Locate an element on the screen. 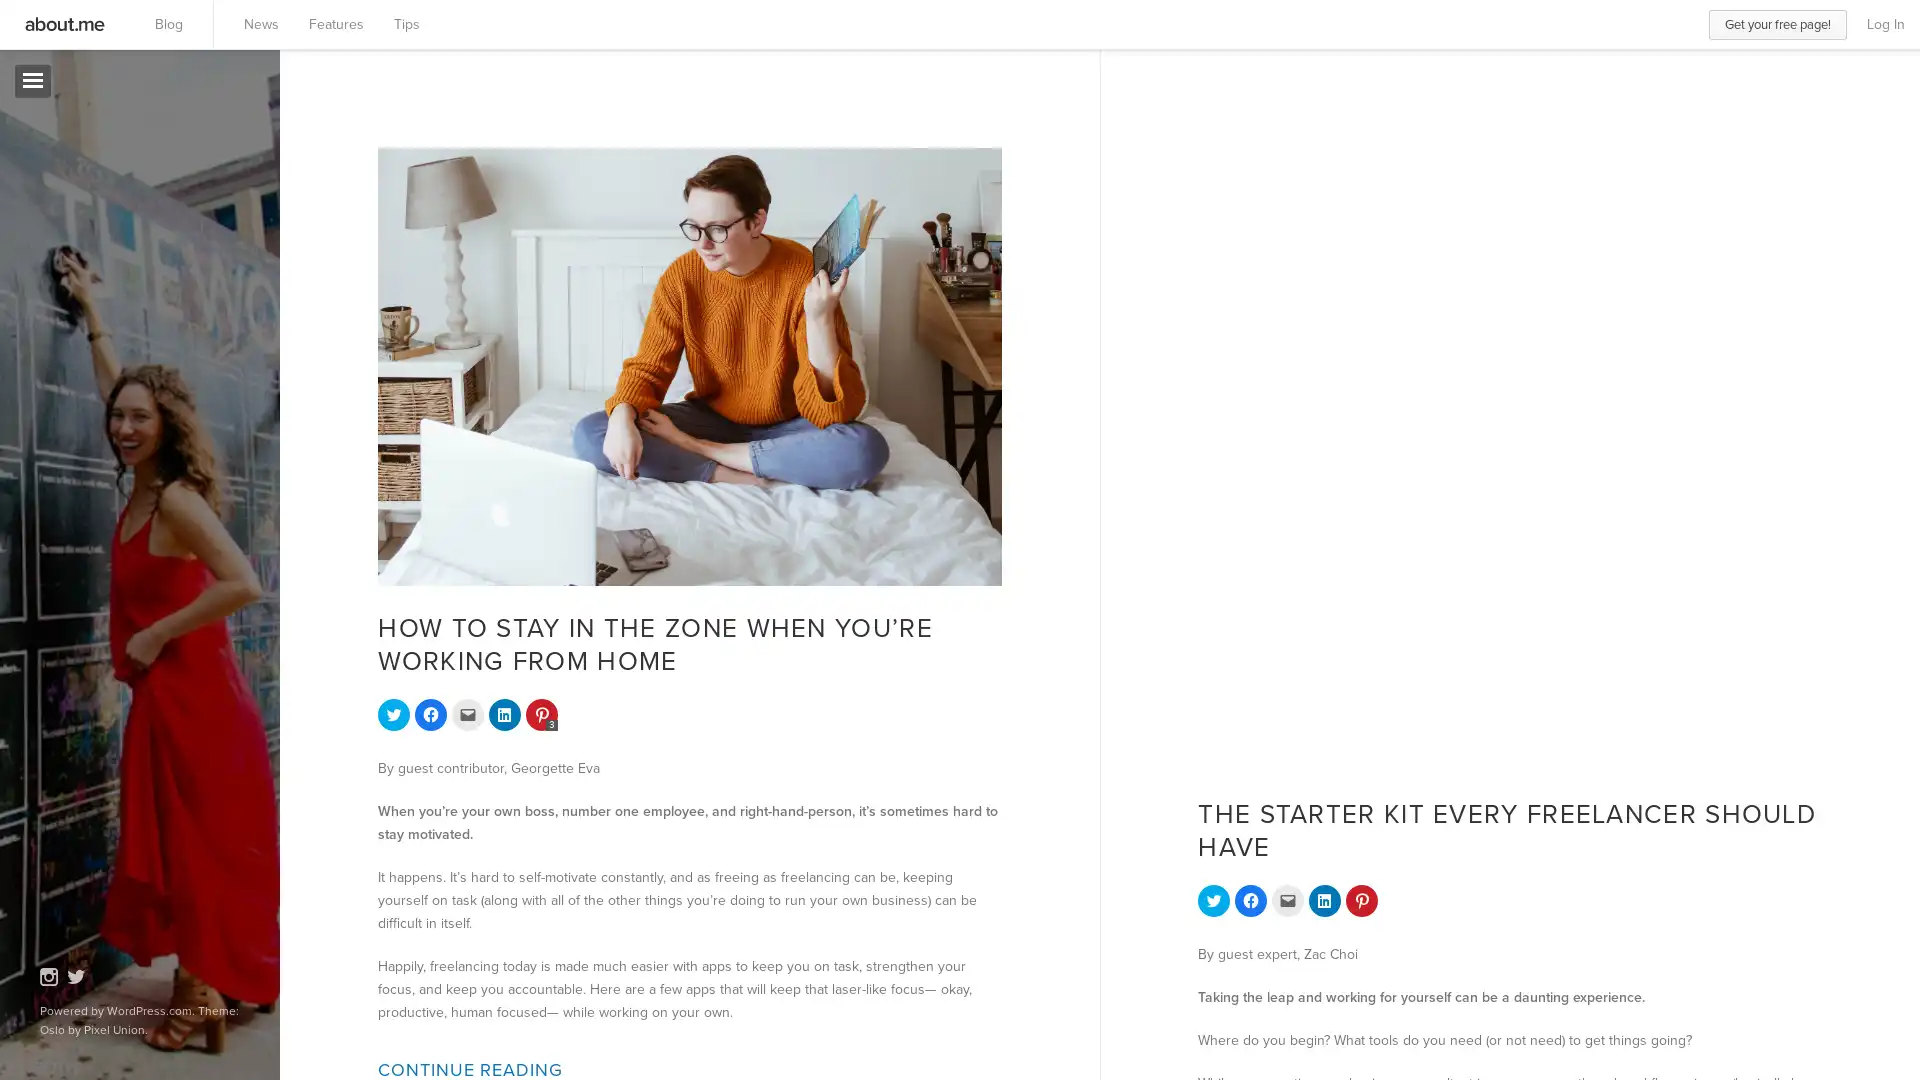  Subscribe is located at coordinates (80, 493).